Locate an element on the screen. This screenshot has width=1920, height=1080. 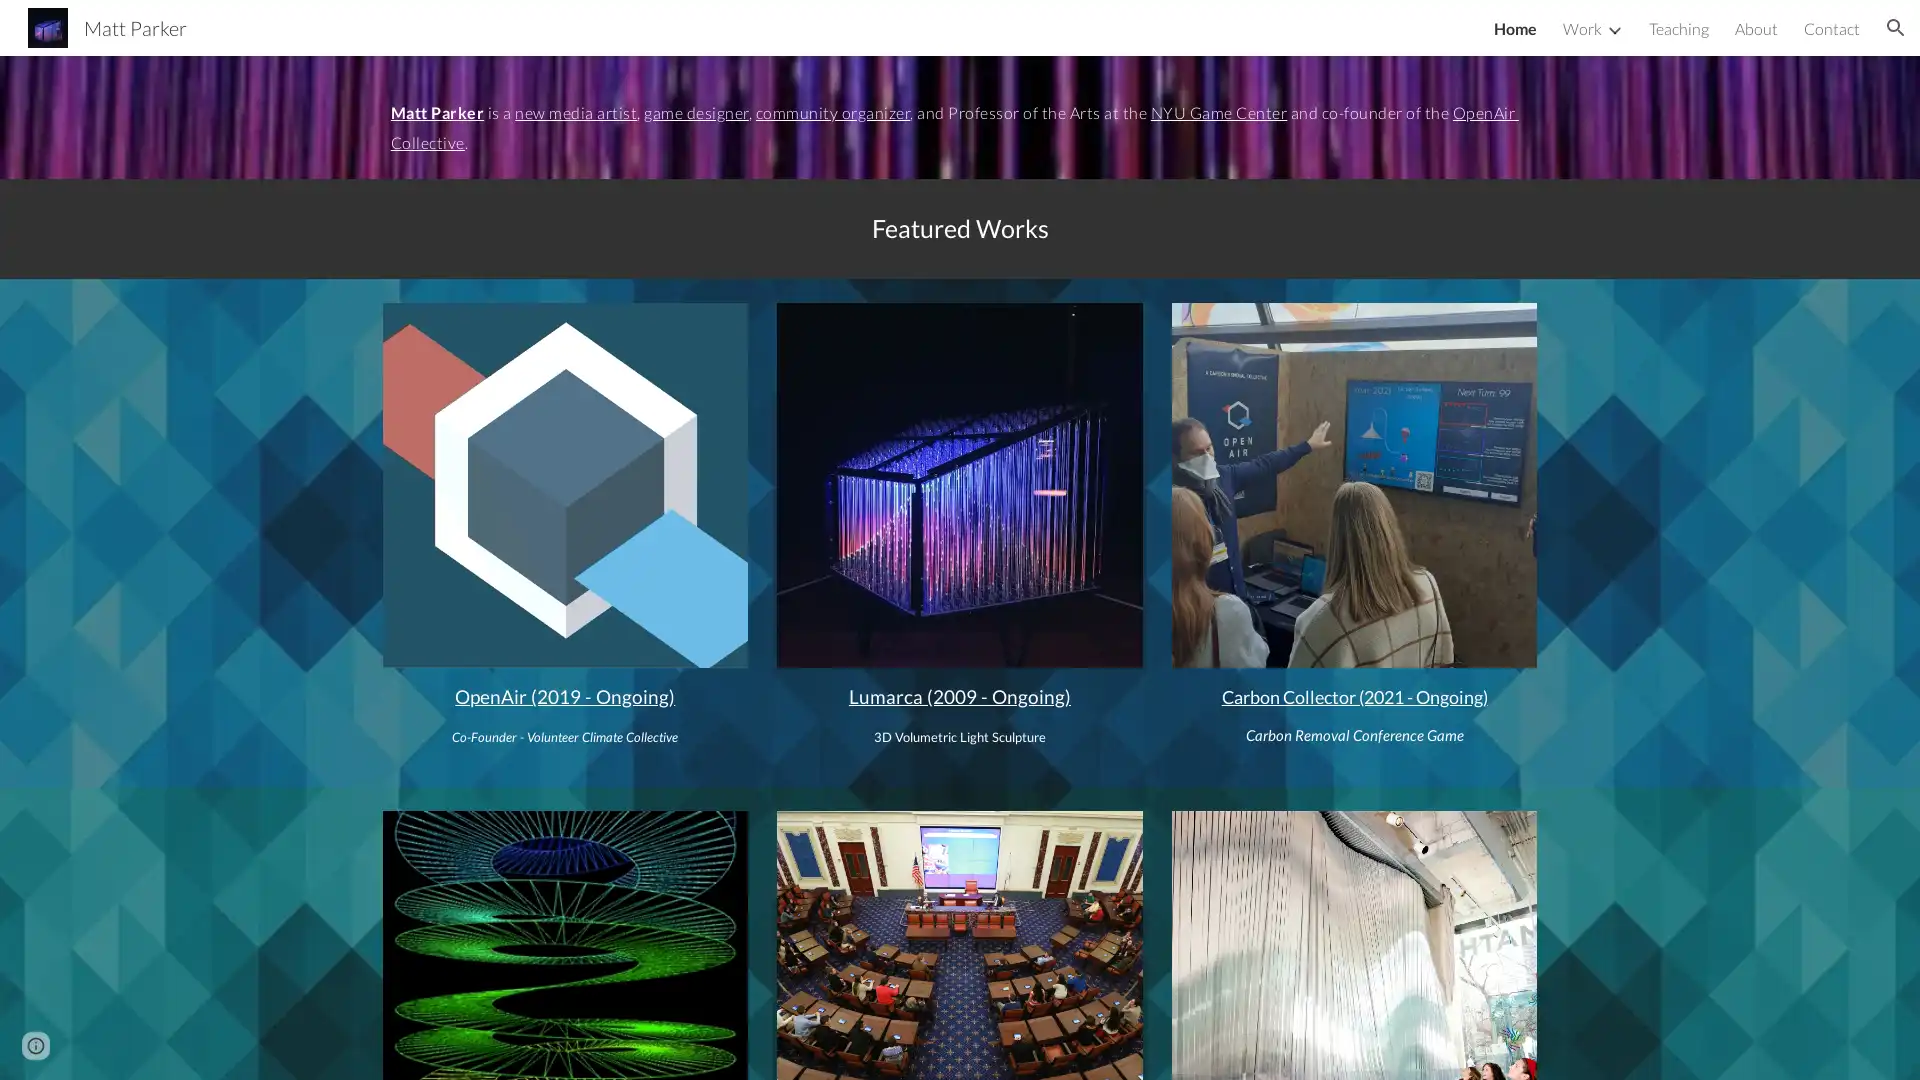
Report abuse is located at coordinates (240, 1044).